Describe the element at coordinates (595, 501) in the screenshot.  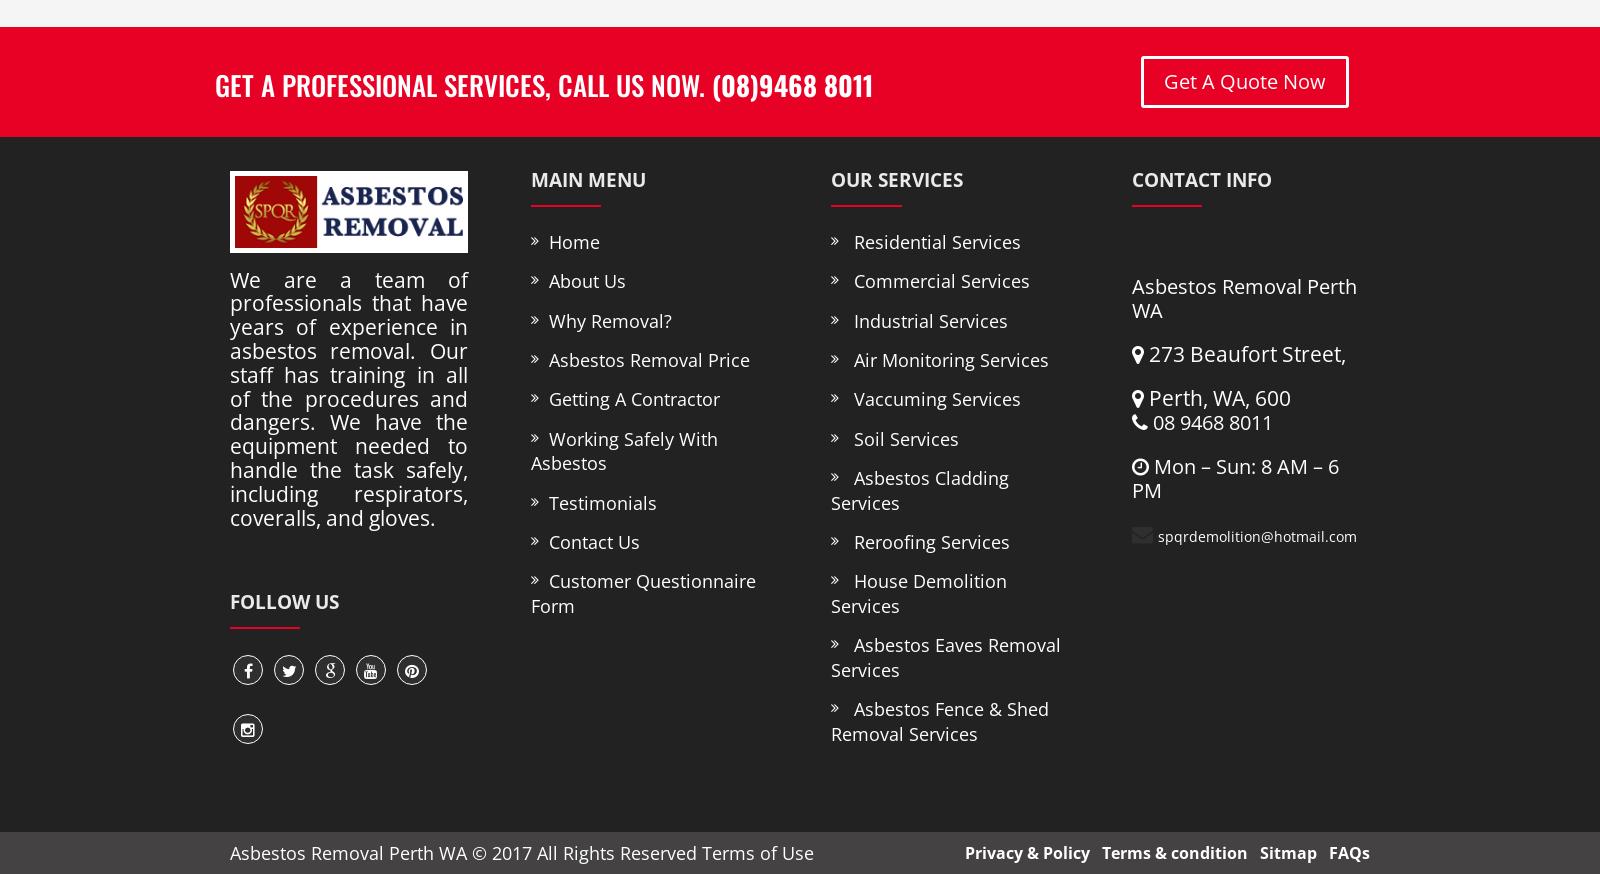
I see `'Testimonials'` at that location.